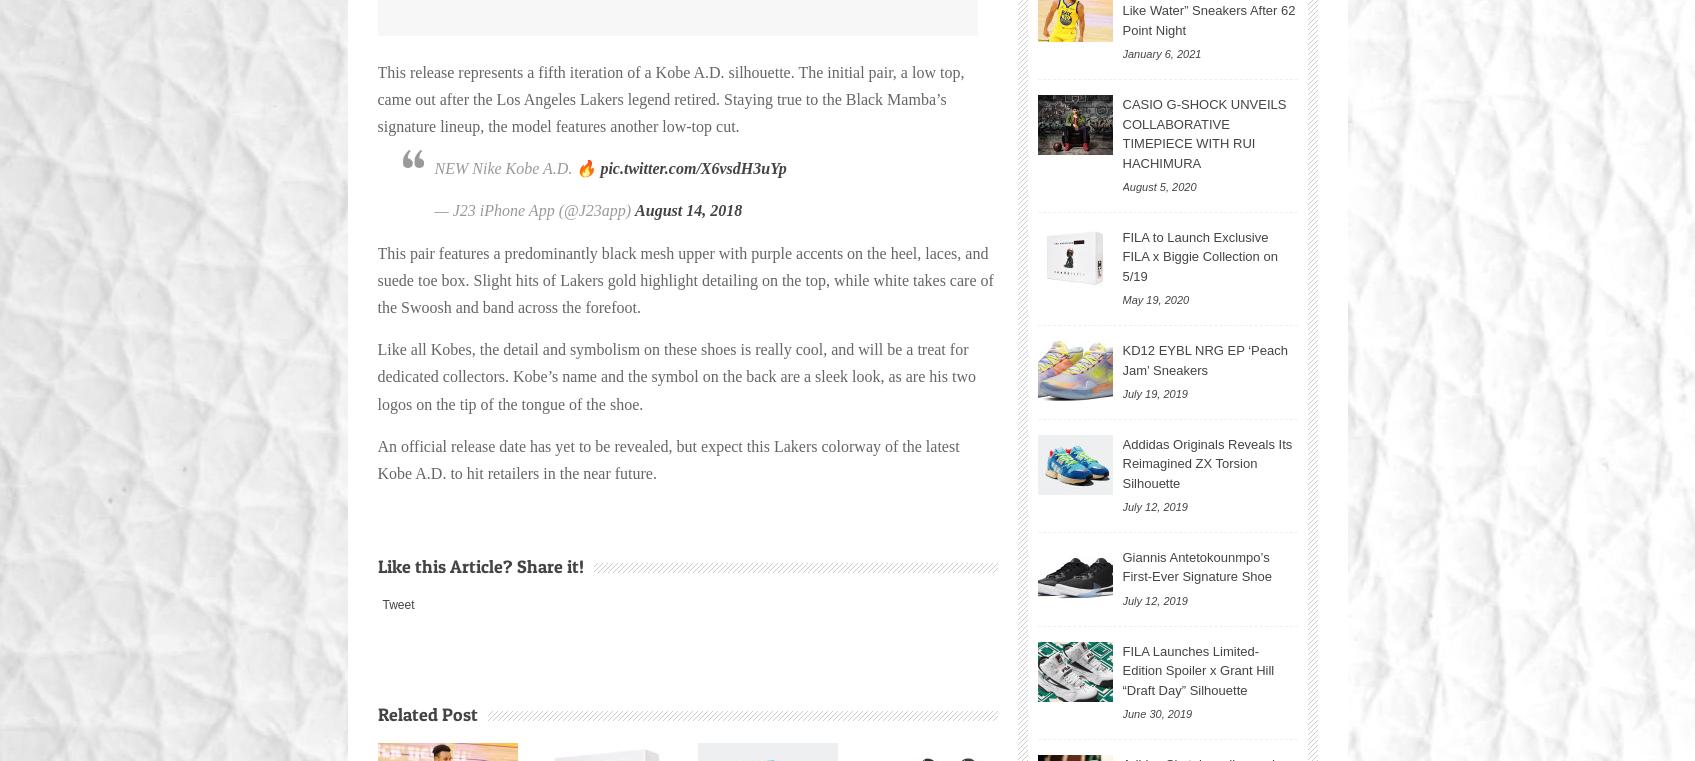  What do you see at coordinates (670, 99) in the screenshot?
I see `'This release represents a fifth iteration of a Kobe A.D. silhouette. The initial pair, a low top, came out after the Los Angeles Lakers legend retired. Staying true to the Black Mamba’s signature lineup, the model features another low-top cut.'` at bounding box center [670, 99].